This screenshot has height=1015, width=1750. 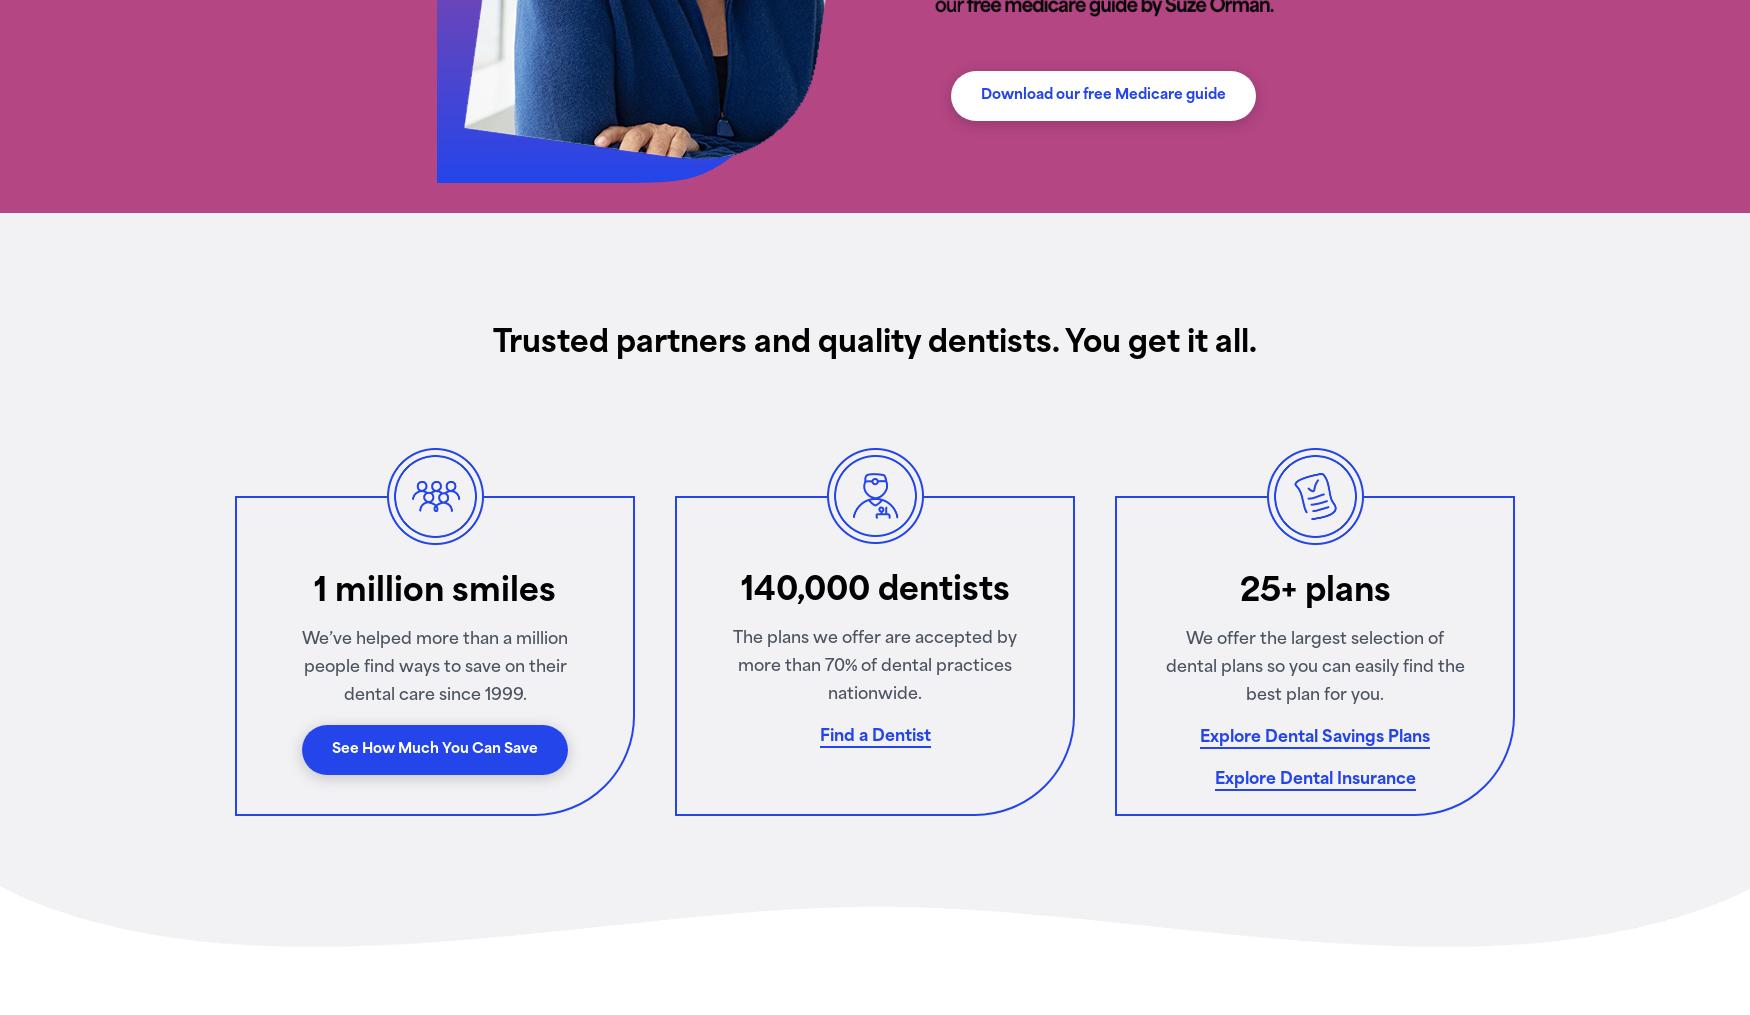 What do you see at coordinates (517, 718) in the screenshot?
I see `'Web Accessibility'` at bounding box center [517, 718].